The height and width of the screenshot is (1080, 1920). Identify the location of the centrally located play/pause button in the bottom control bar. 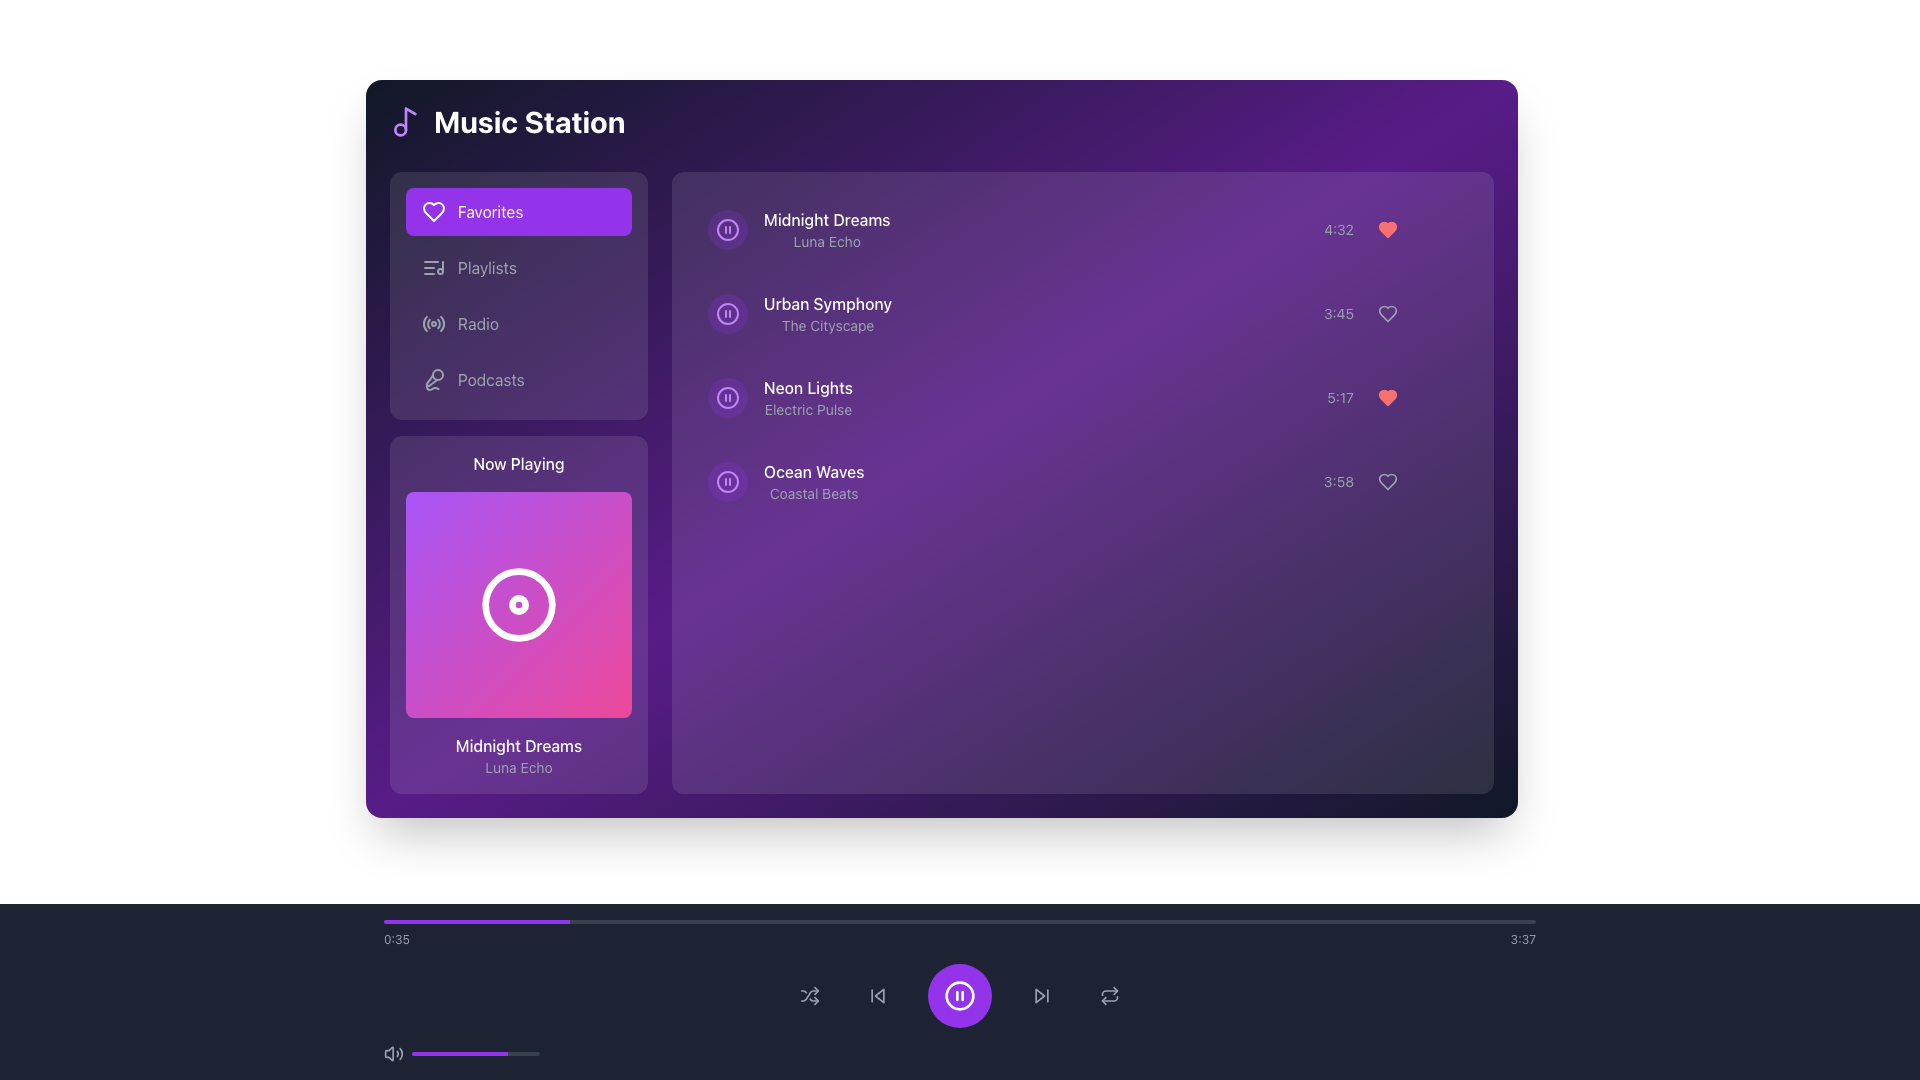
(960, 995).